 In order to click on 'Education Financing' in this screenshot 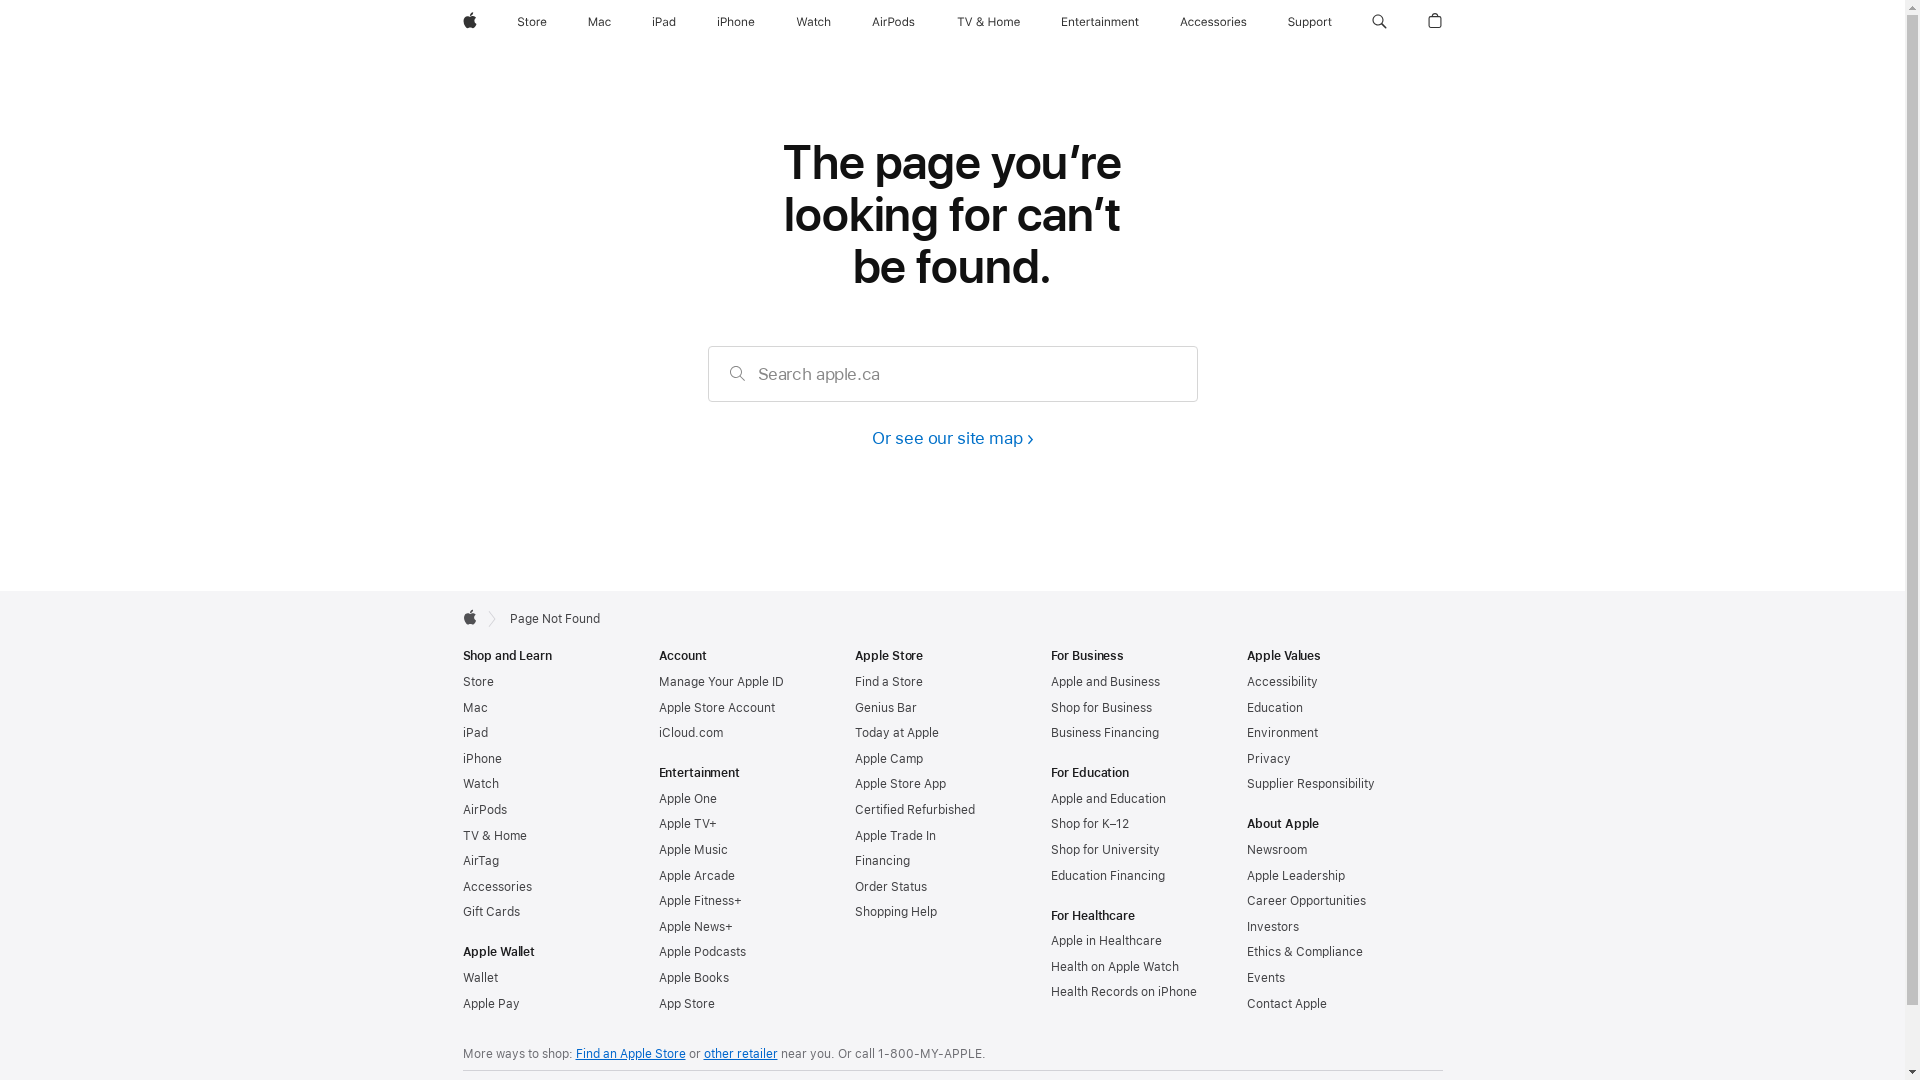, I will do `click(1106, 874)`.